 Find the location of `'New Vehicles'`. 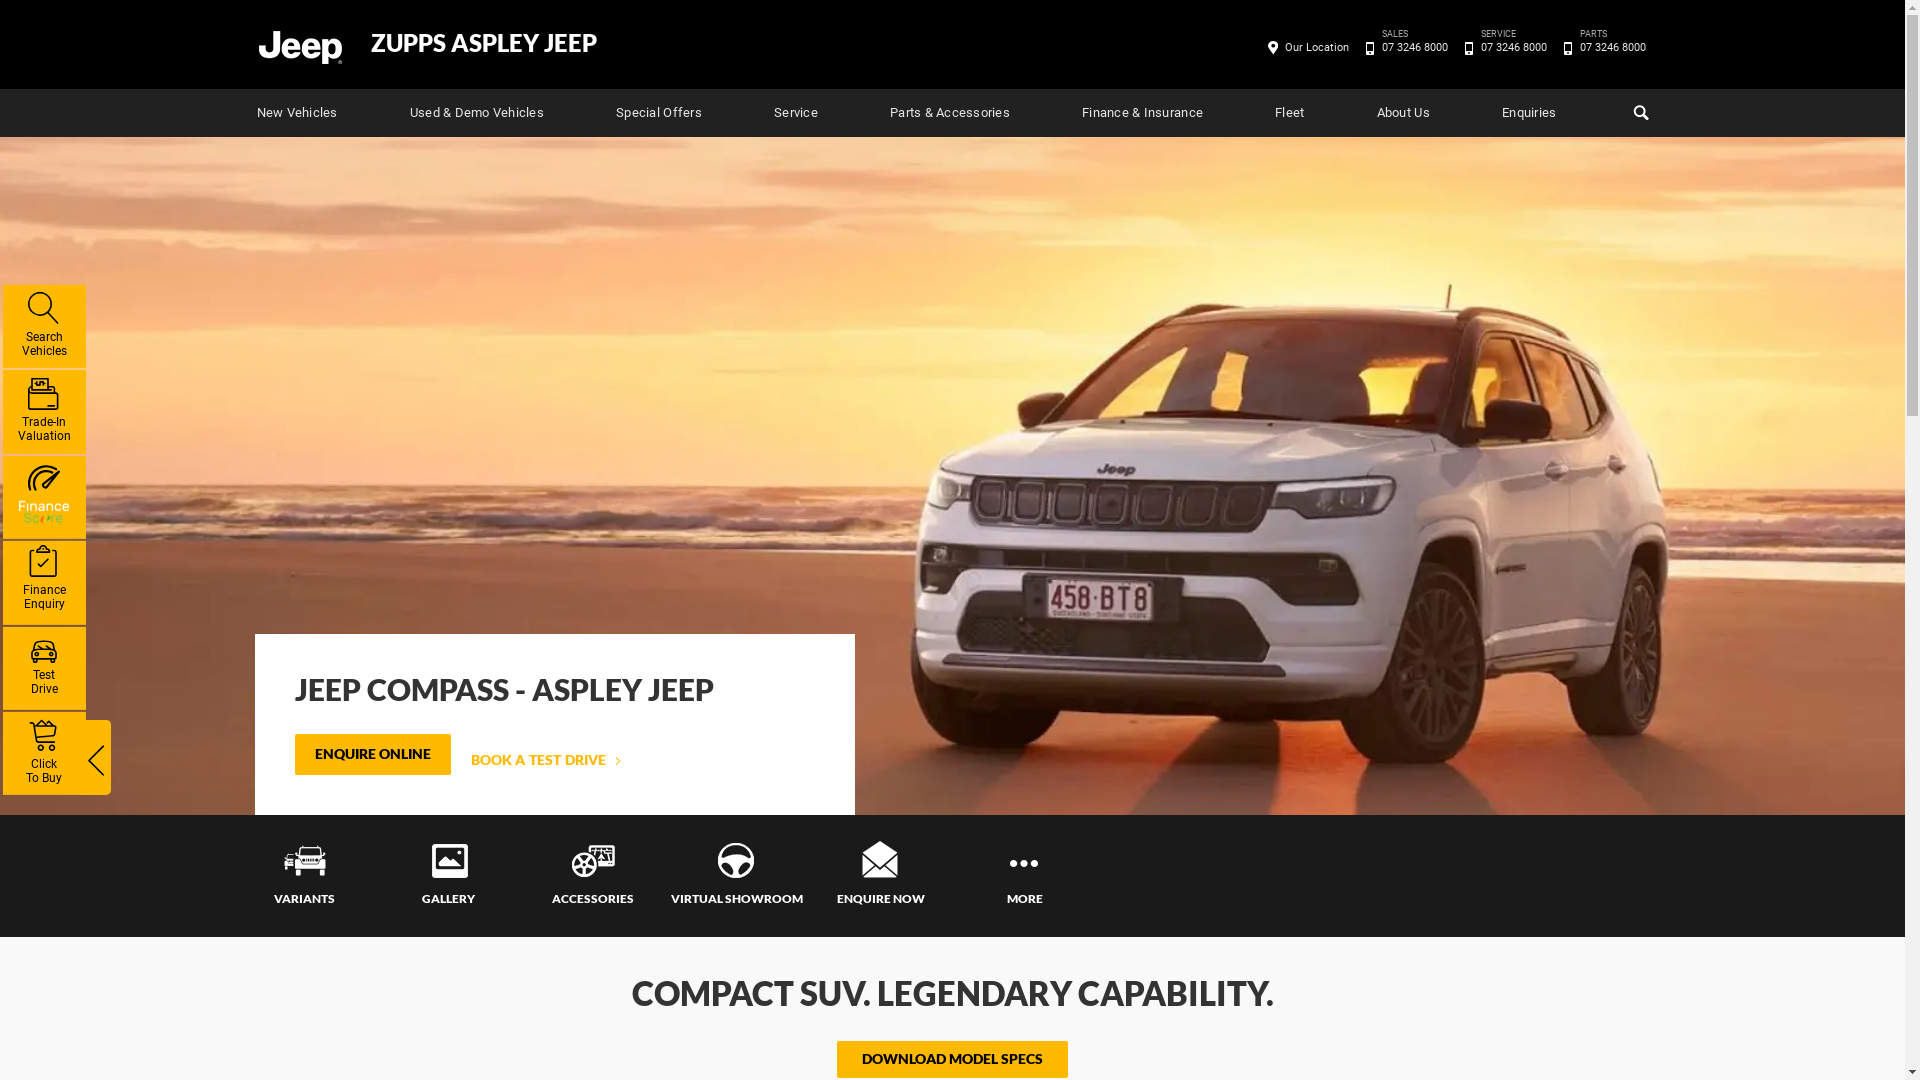

'New Vehicles' is located at coordinates (295, 112).